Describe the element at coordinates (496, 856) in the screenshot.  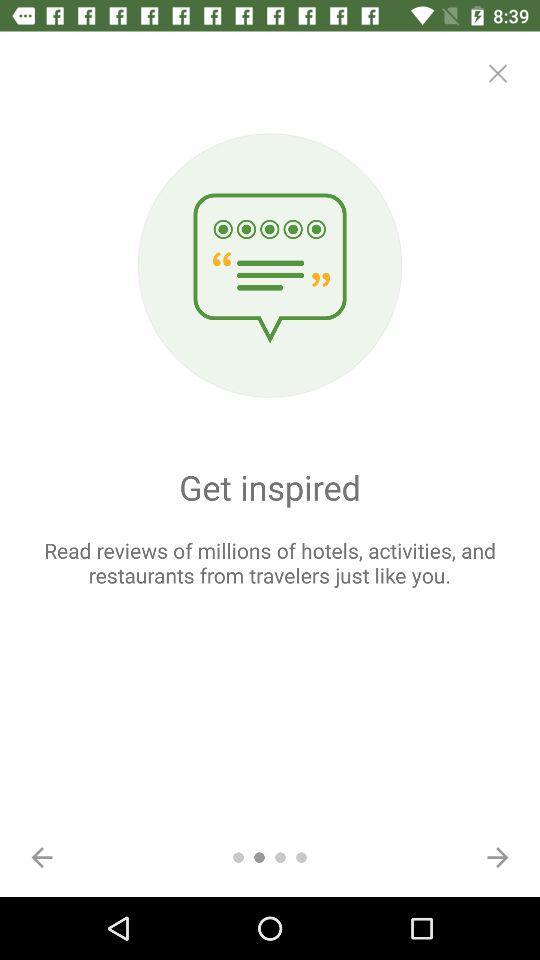
I see `the icon below the read reviews of` at that location.